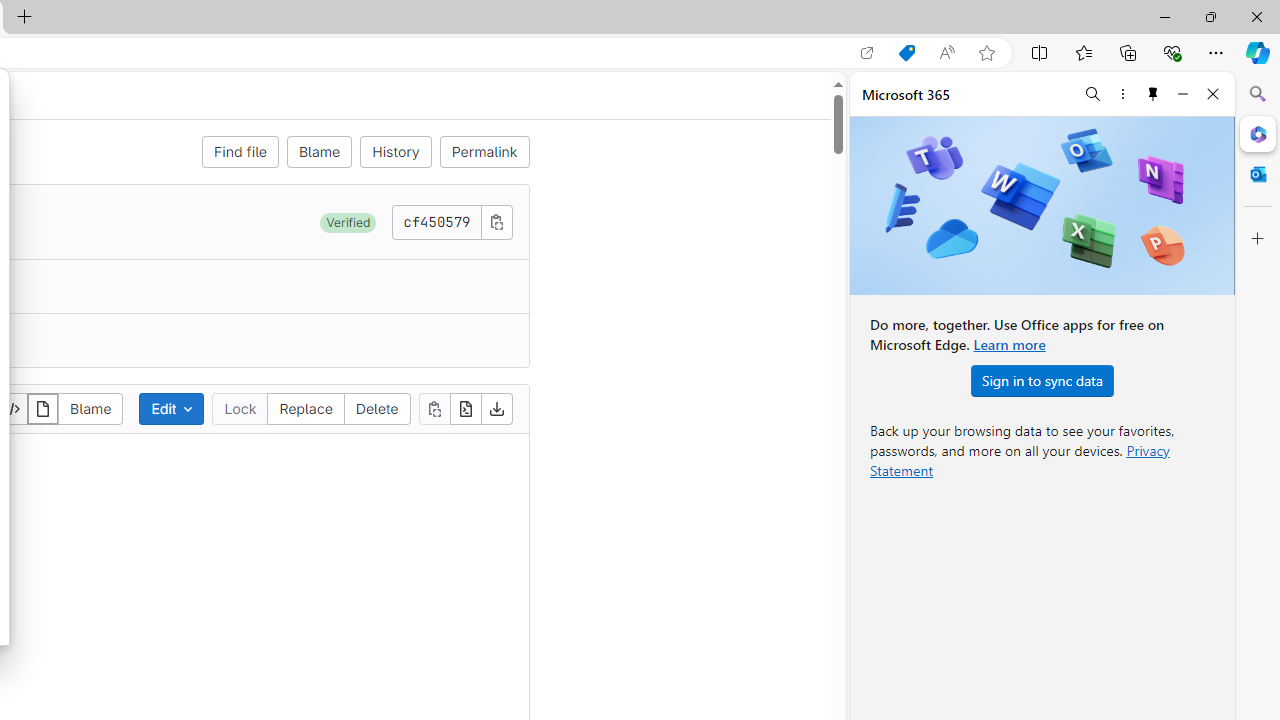  Describe the element at coordinates (172, 407) in the screenshot. I see `'Edit'` at that location.